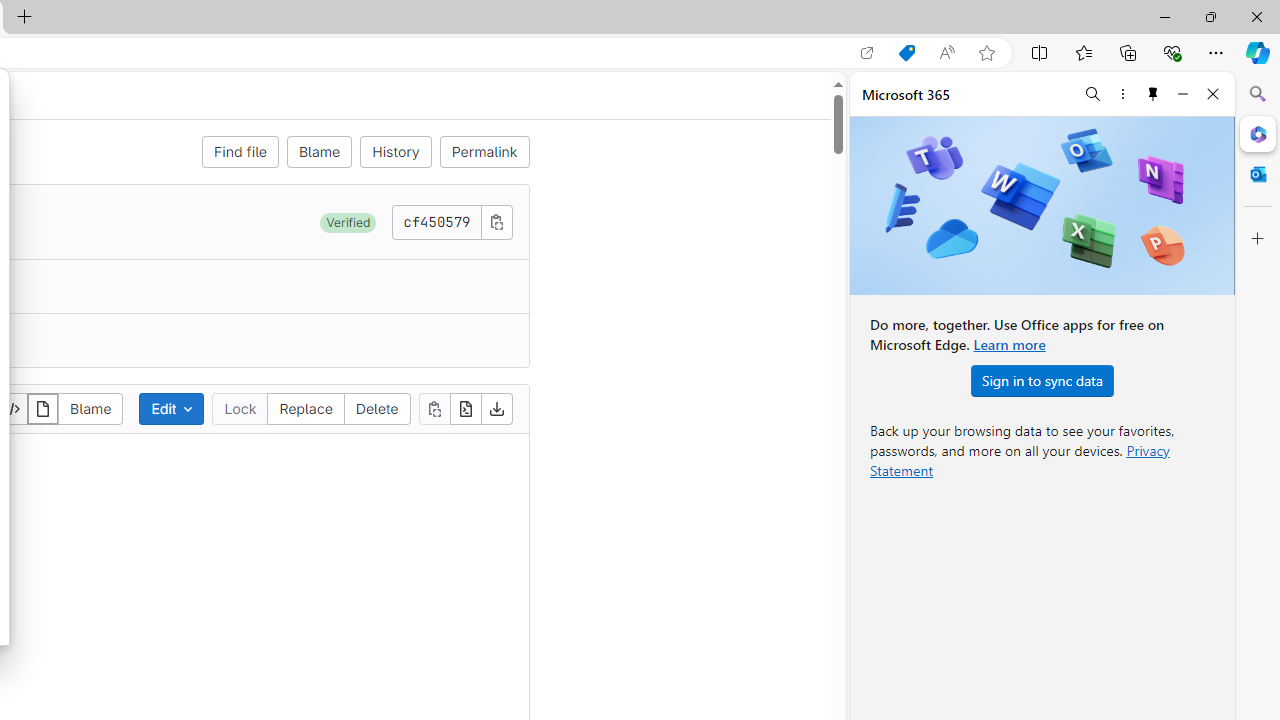  Describe the element at coordinates (172, 407) in the screenshot. I see `'Edit'` at that location.